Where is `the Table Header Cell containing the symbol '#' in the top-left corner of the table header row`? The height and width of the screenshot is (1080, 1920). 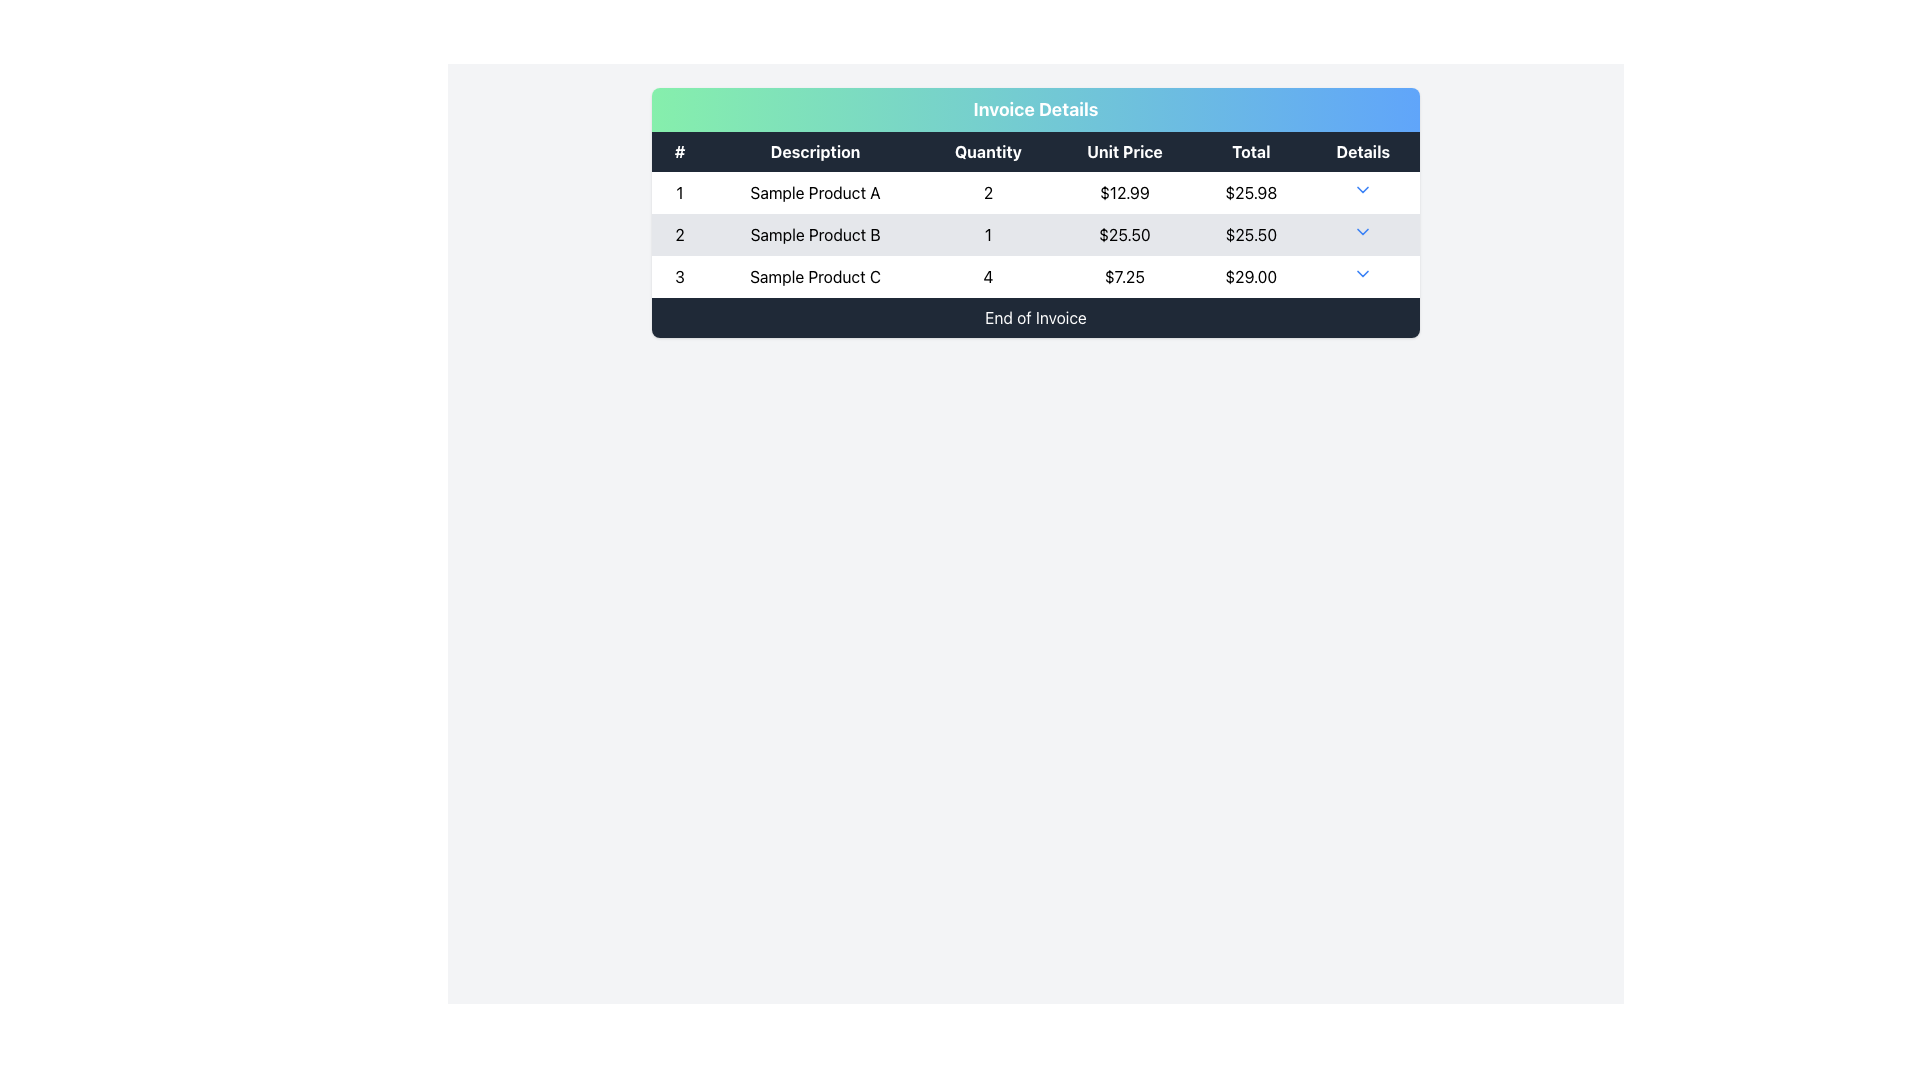 the Table Header Cell containing the symbol '#' in the top-left corner of the table header row is located at coordinates (680, 150).